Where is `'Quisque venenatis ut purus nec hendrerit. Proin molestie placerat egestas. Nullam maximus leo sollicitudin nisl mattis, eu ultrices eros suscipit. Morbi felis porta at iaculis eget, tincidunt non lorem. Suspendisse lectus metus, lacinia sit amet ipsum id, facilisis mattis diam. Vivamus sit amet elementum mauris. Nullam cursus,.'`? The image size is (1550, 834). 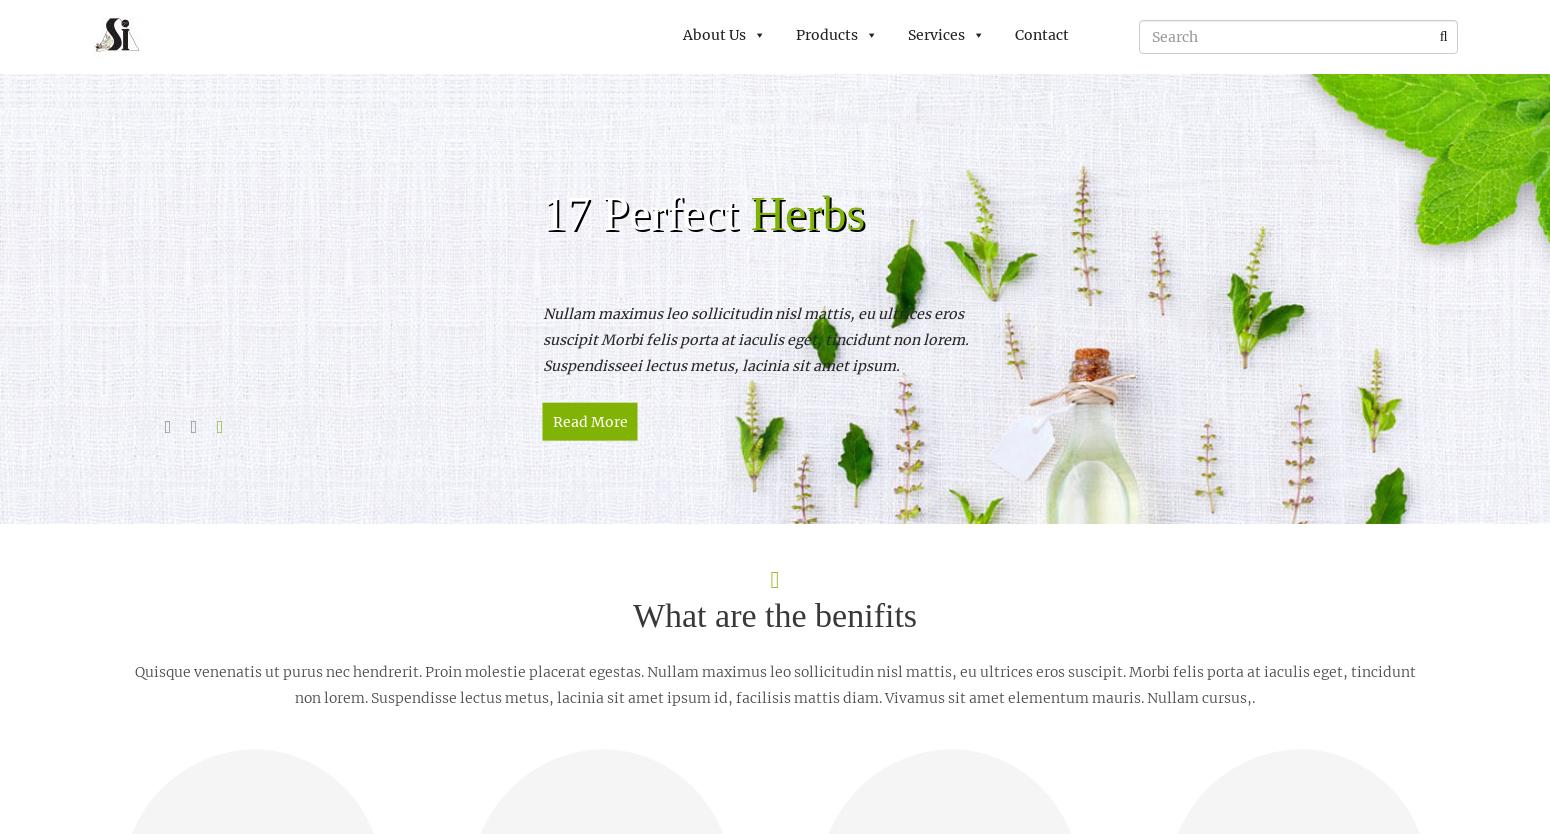 'Quisque venenatis ut purus nec hendrerit. Proin molestie placerat egestas. Nullam maximus leo sollicitudin nisl mattis, eu ultrices eros suscipit. Morbi felis porta at iaculis eget, tincidunt non lorem. Suspendisse lectus metus, lacinia sit amet ipsum id, facilisis mattis diam. Vivamus sit amet elementum mauris. Nullam cursus,.' is located at coordinates (774, 683).